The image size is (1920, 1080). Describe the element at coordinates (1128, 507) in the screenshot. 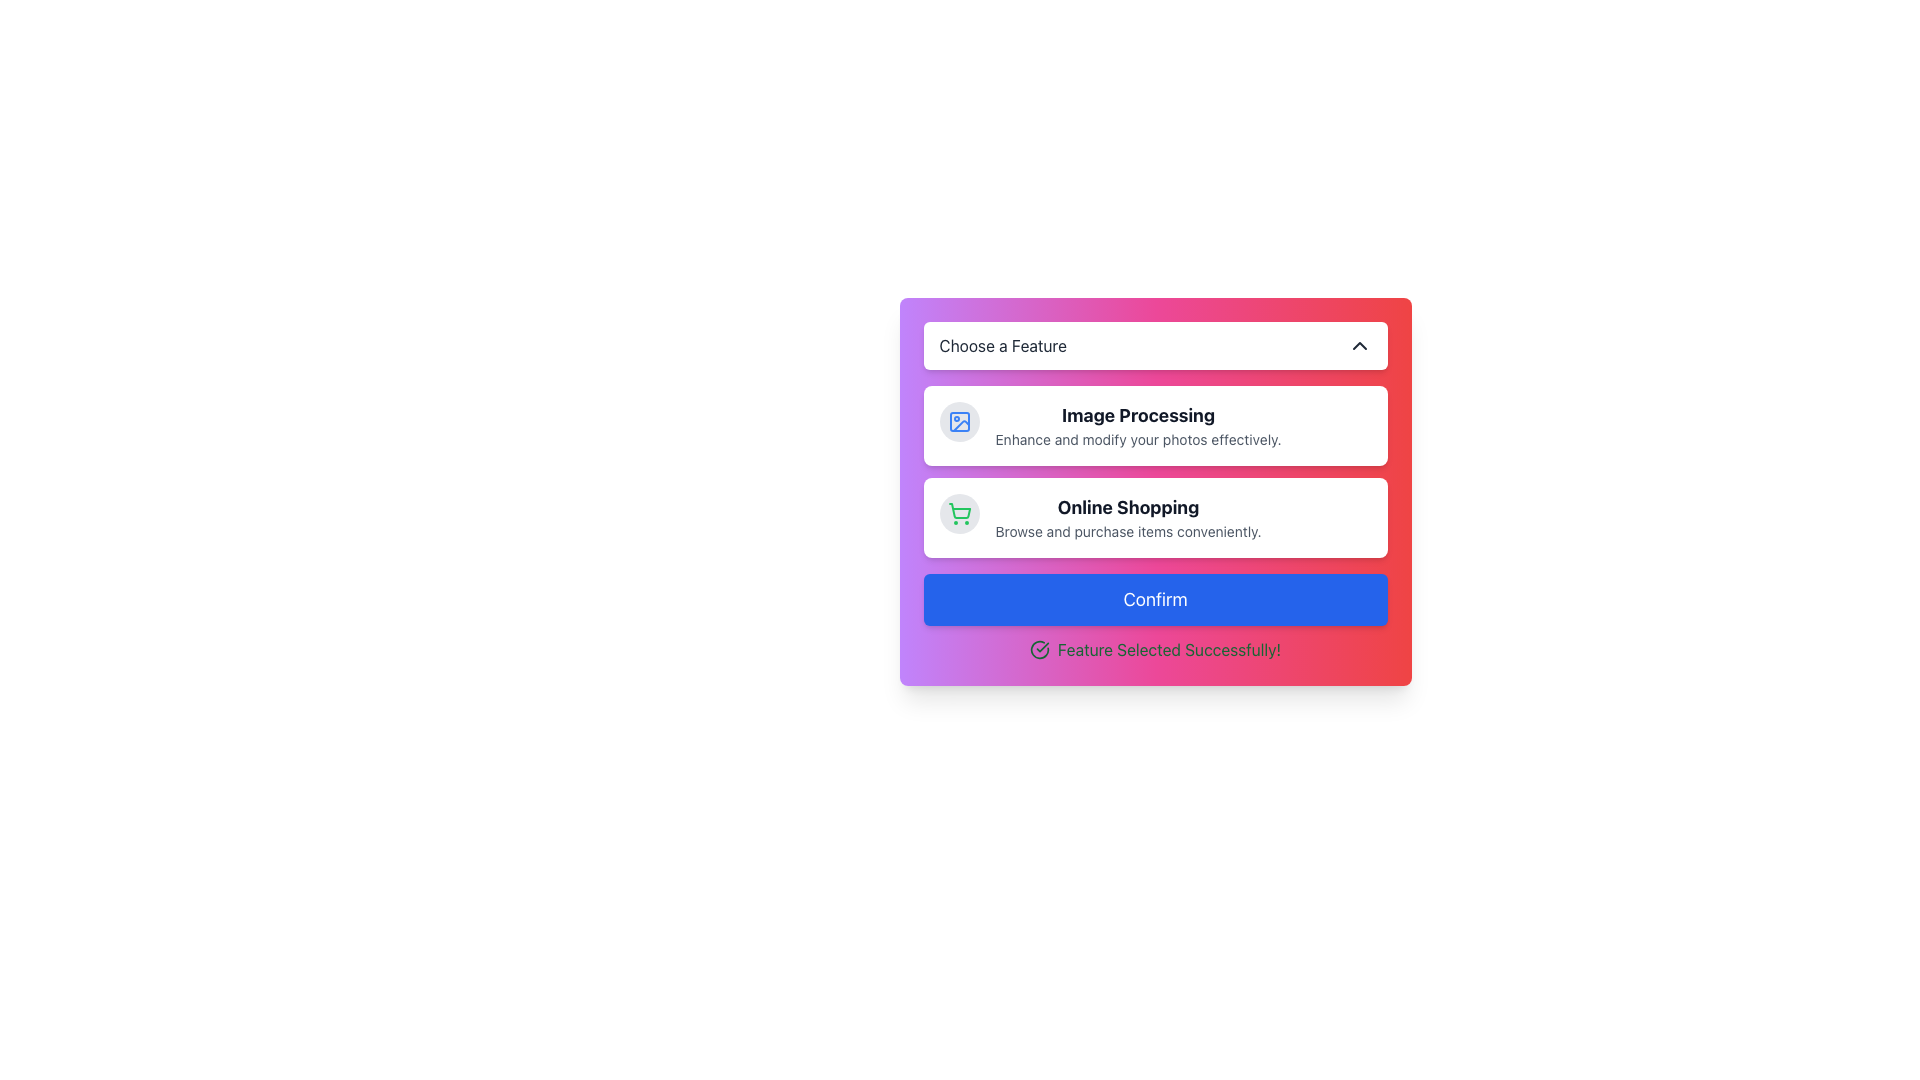

I see `the Text label that serves as a heading for the section above the 'Browse and purchase items conveniently.' text to trigger a tooltip or style change` at that location.